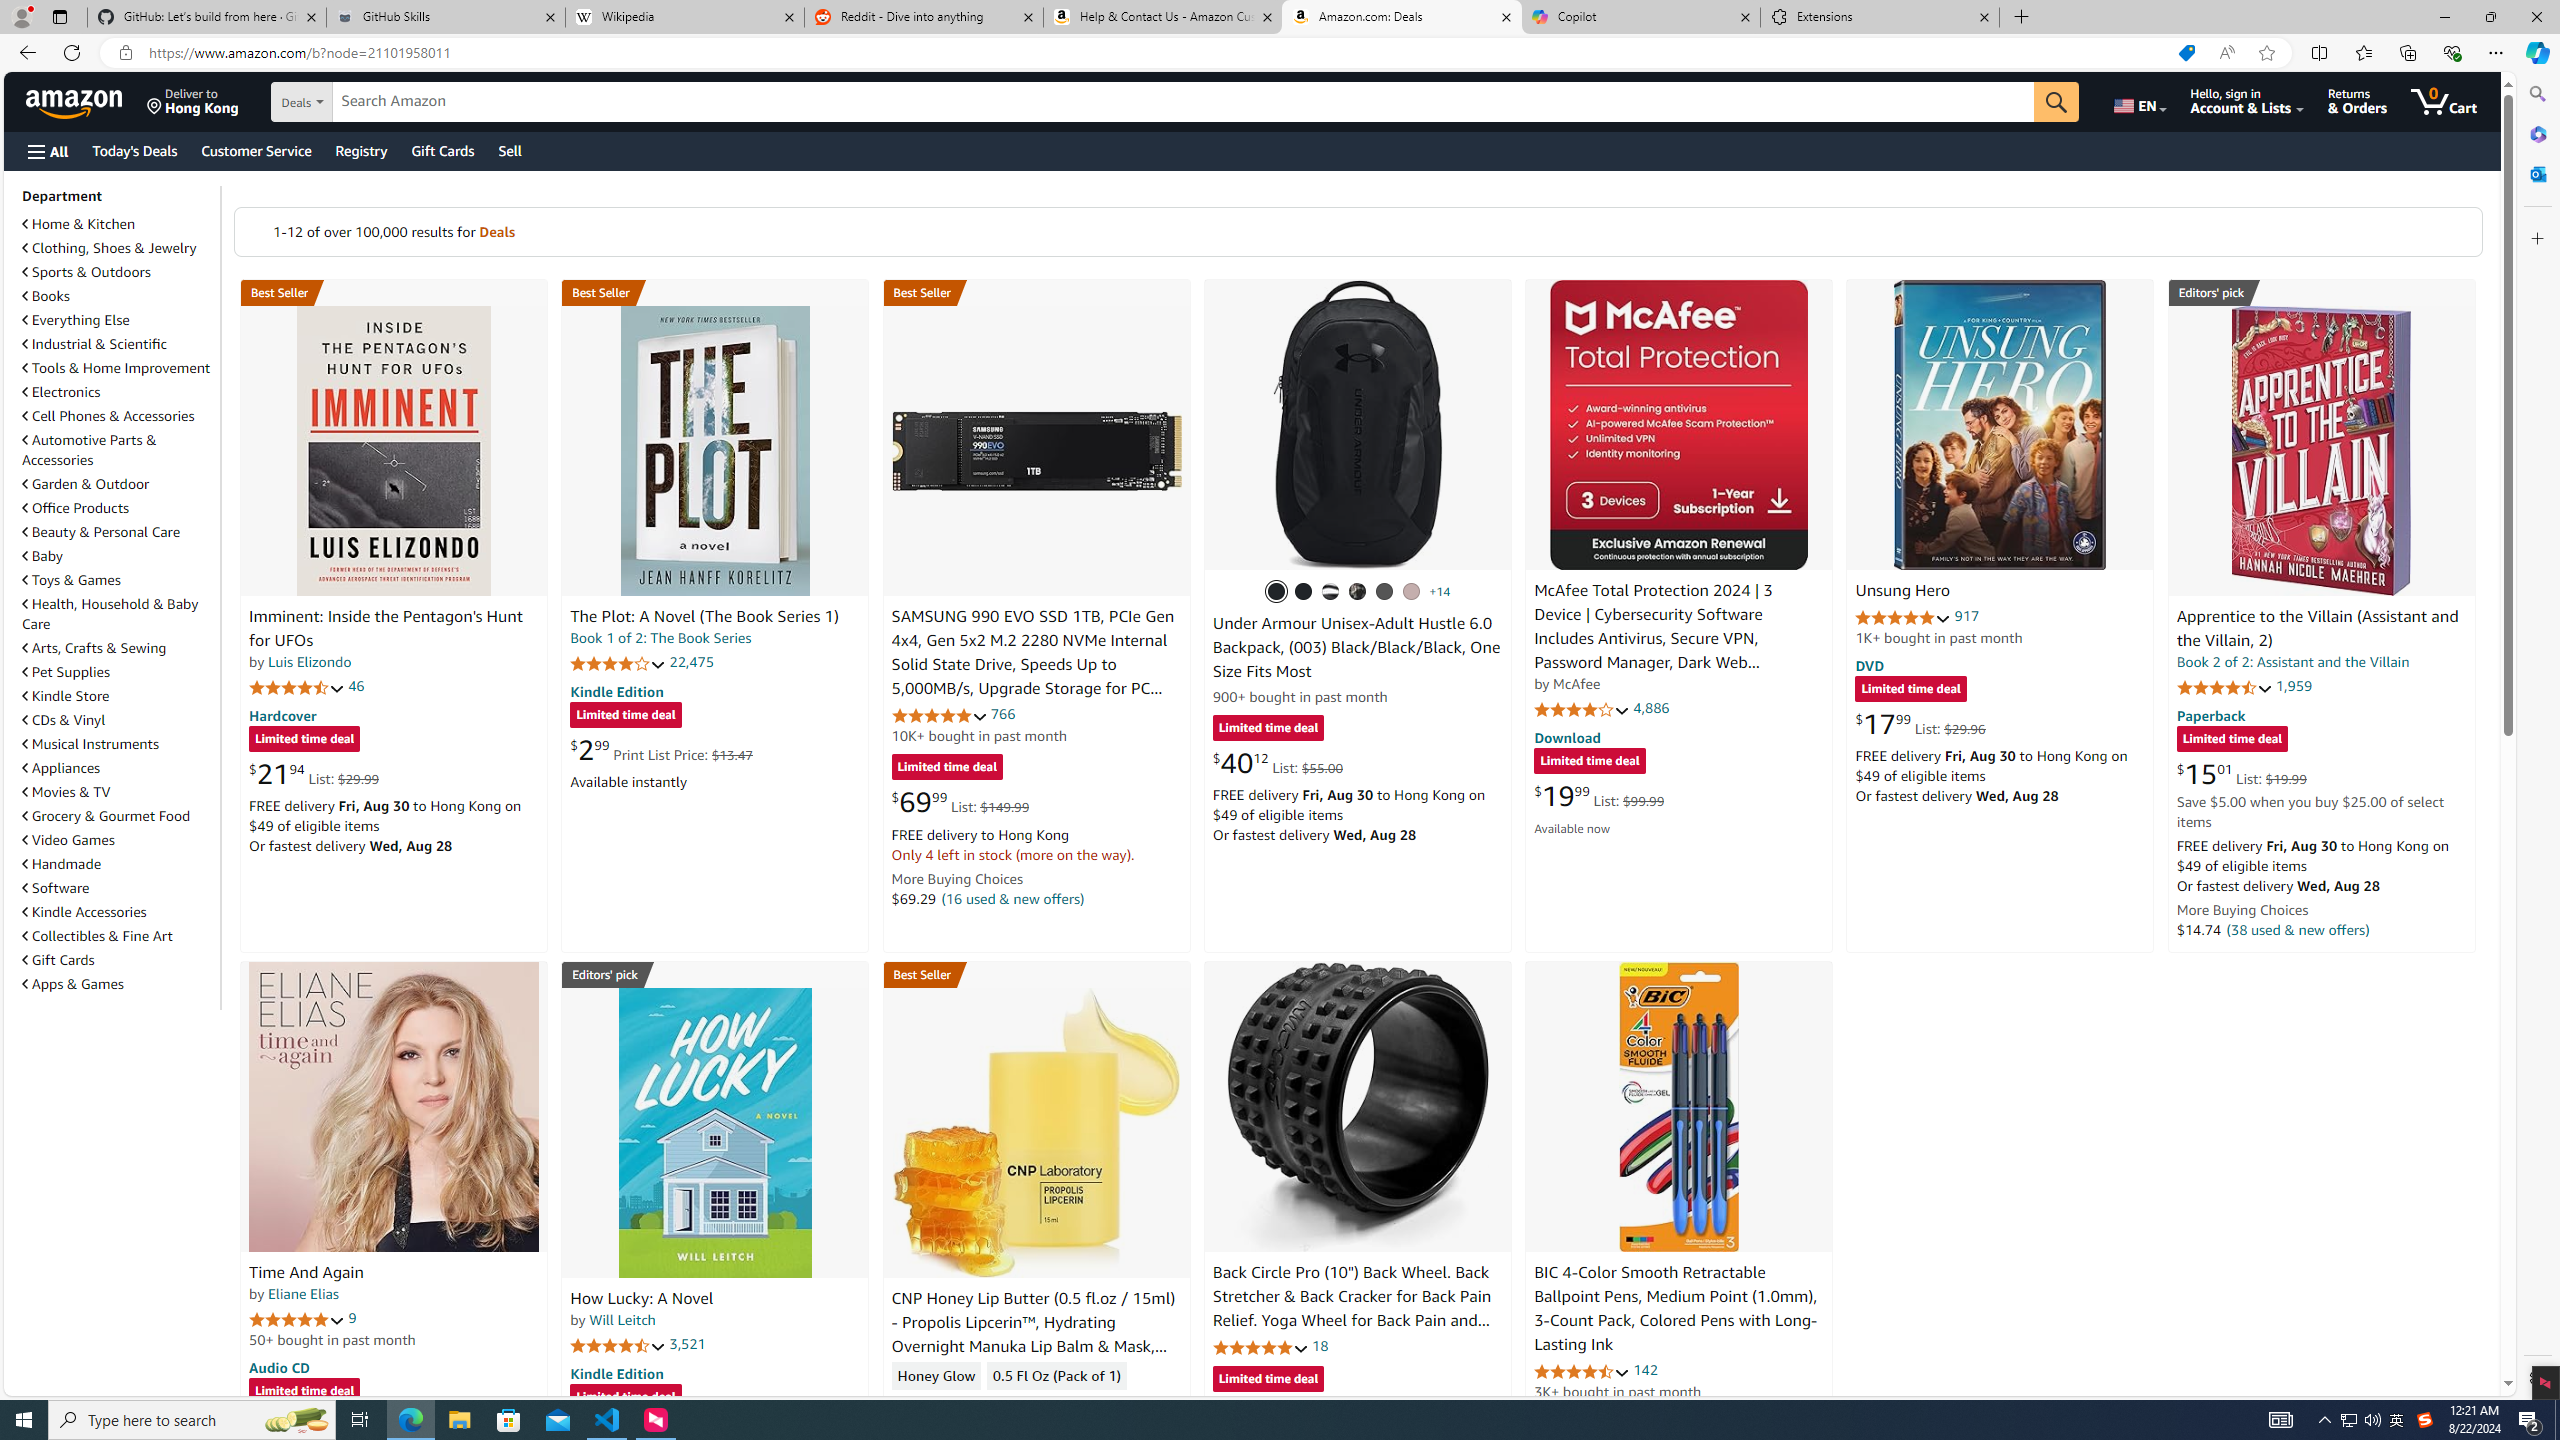 Image resolution: width=2560 pixels, height=1440 pixels. What do you see at coordinates (86, 271) in the screenshot?
I see `'Sports & Outdoors'` at bounding box center [86, 271].